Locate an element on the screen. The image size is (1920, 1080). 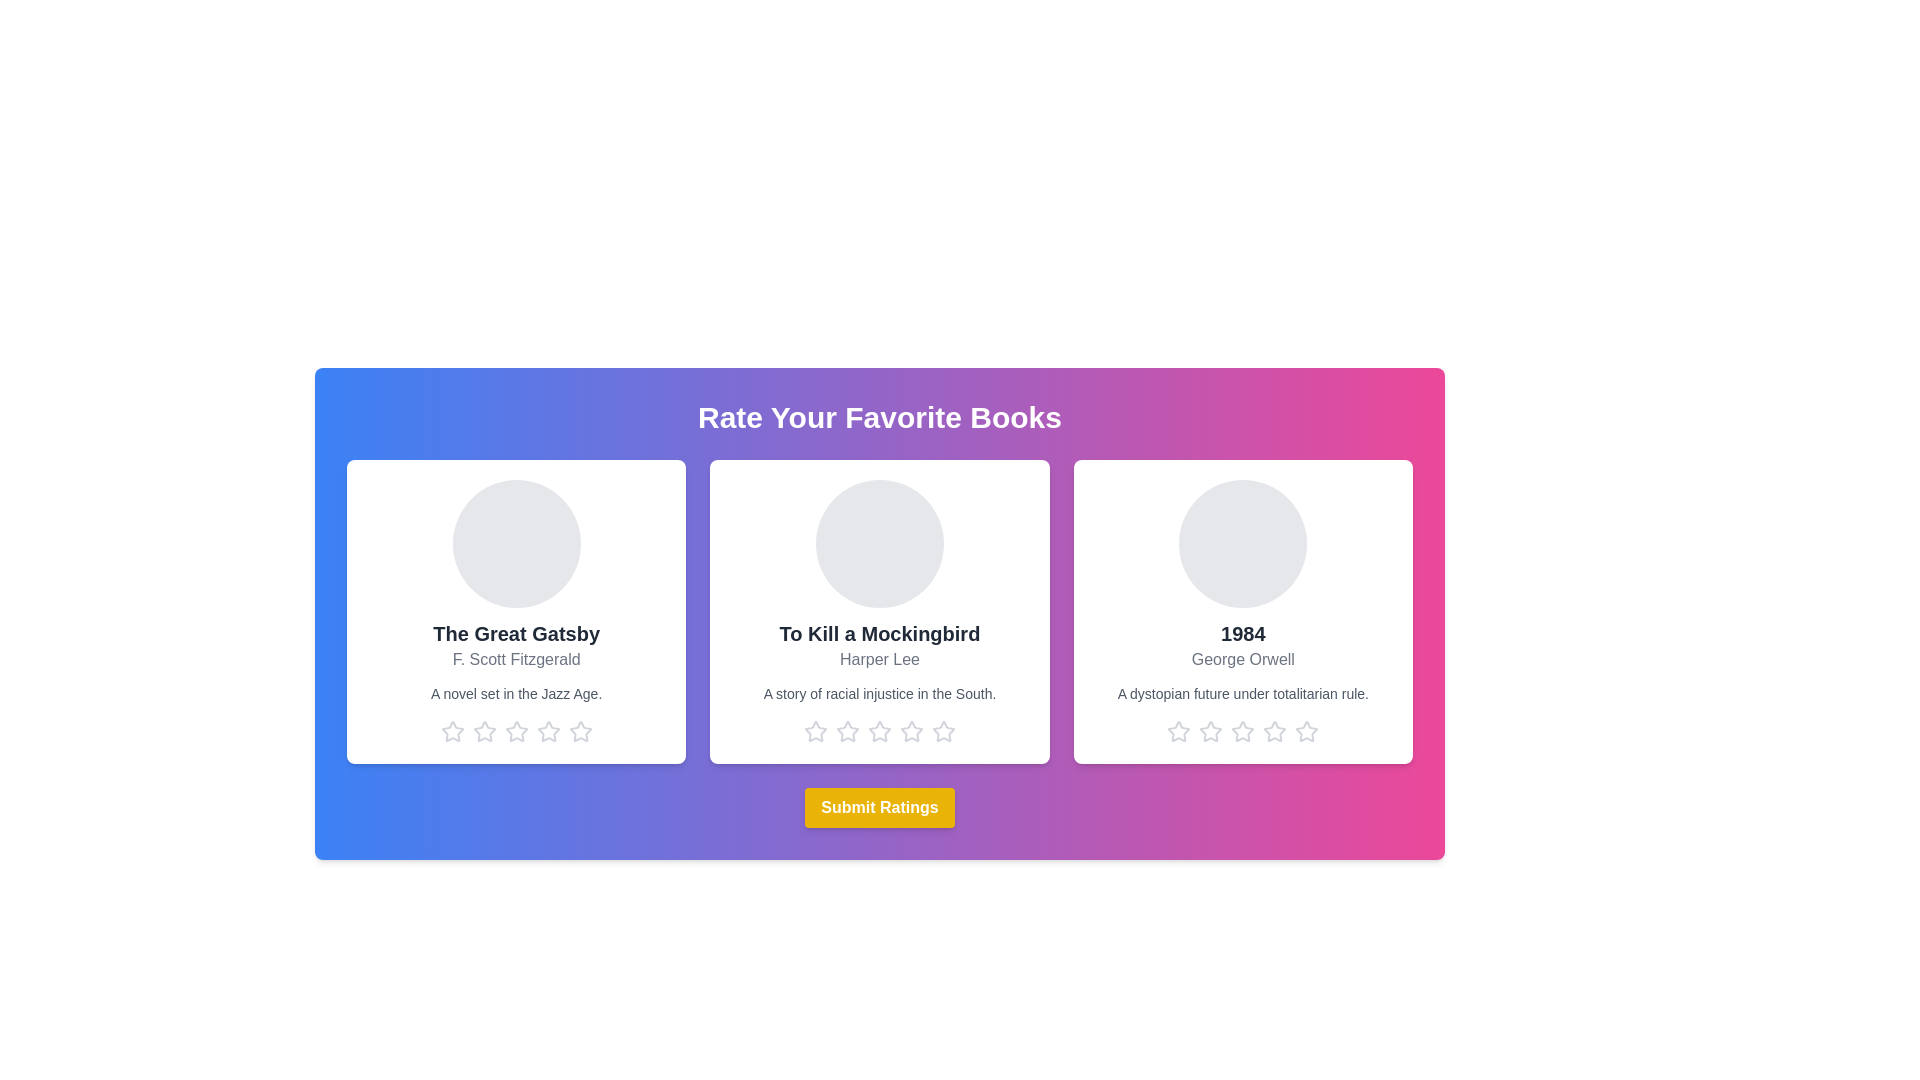
the star corresponding to the rating 1 for the book titled 1984 is located at coordinates (1179, 732).